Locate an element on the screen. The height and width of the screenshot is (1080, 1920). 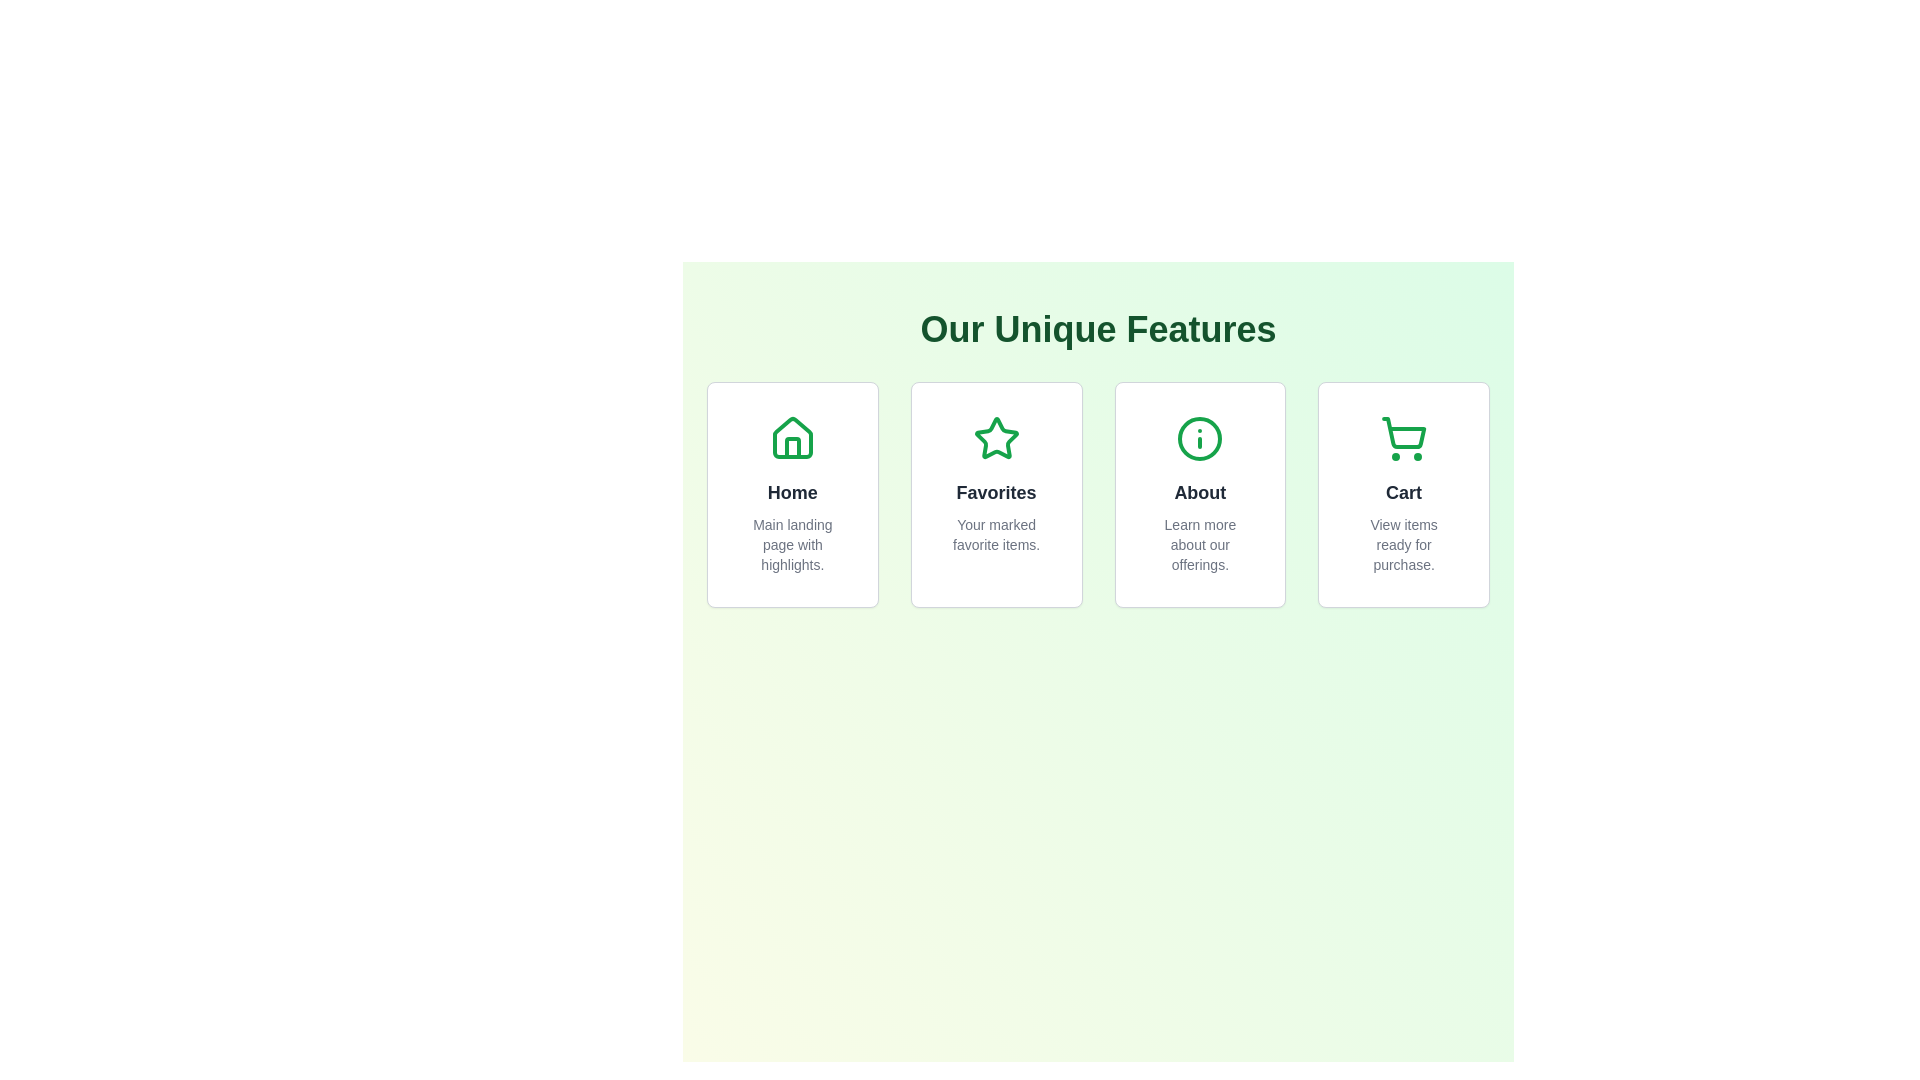
the text label that reads 'Main landing page with highlights.' within the 'Home' card, which is styled in a small, centered font and light gray color is located at coordinates (791, 544).